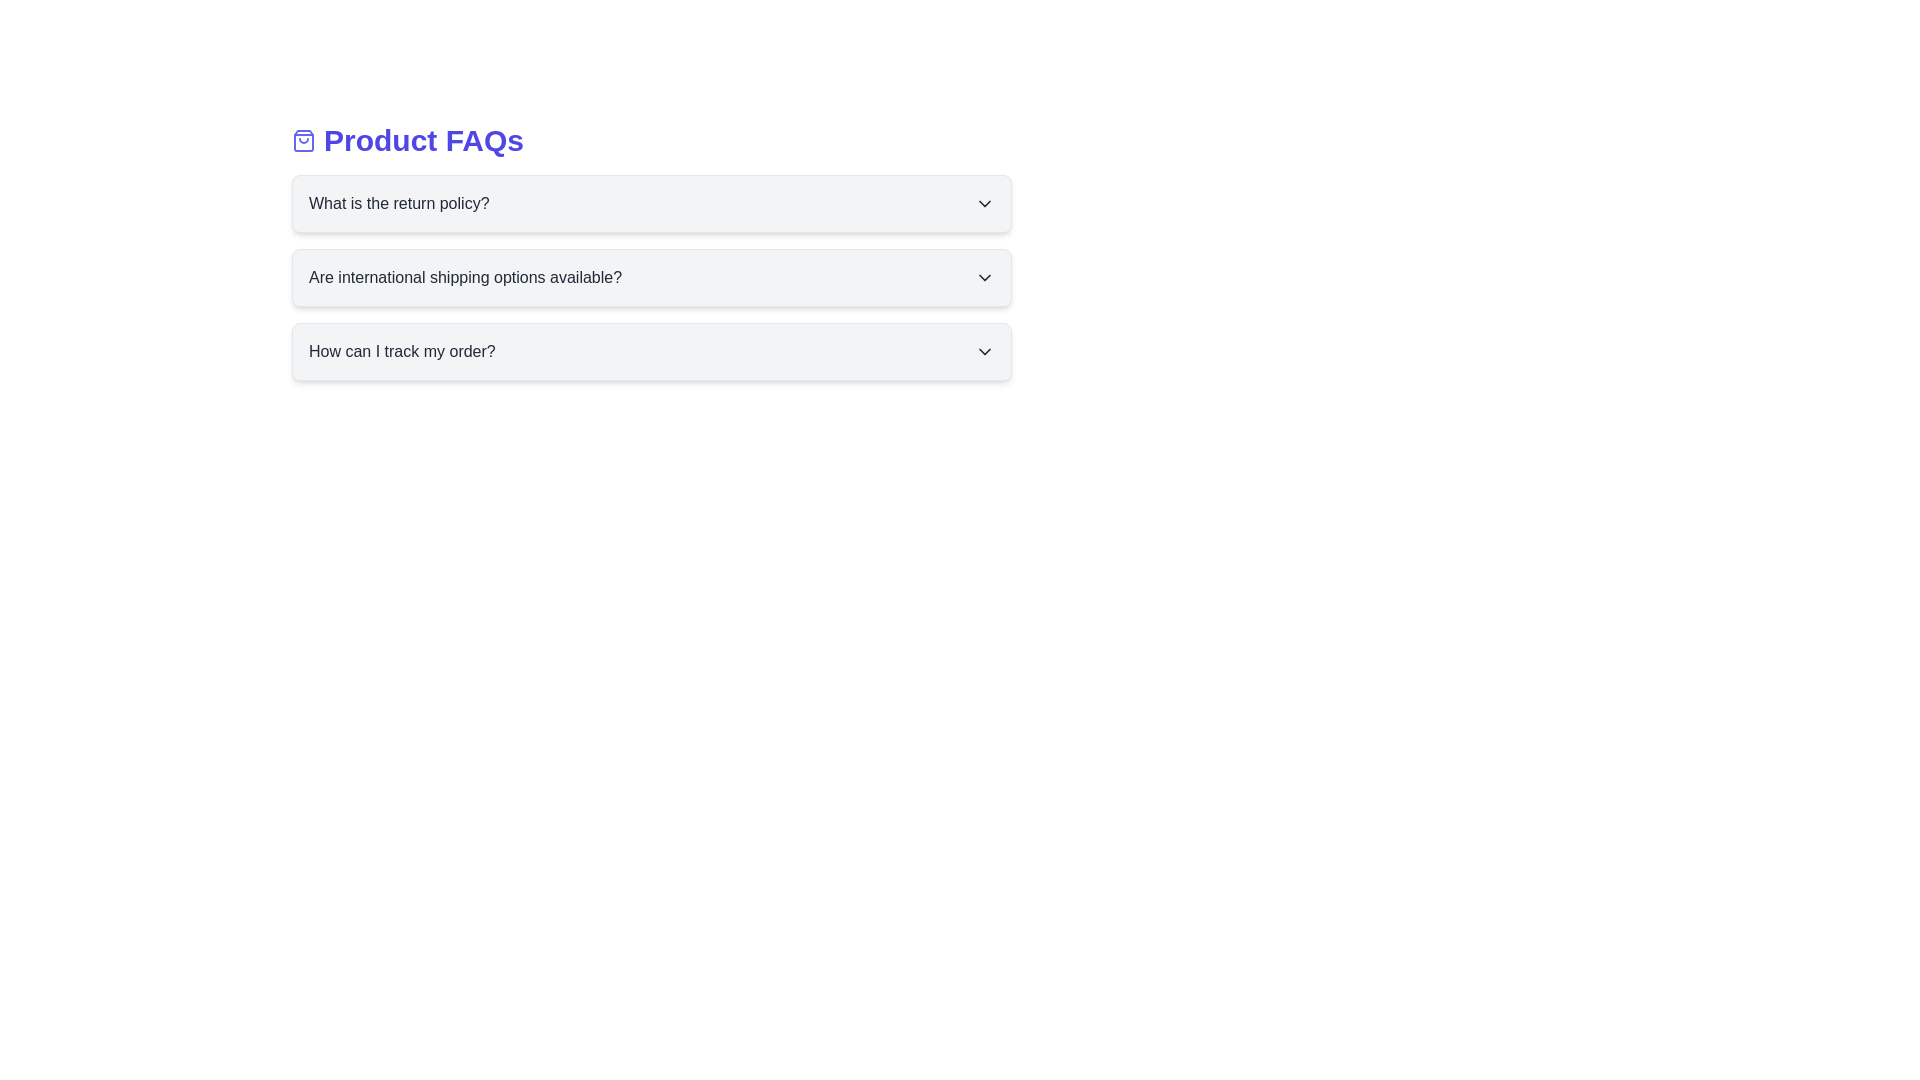  What do you see at coordinates (652, 277) in the screenshot?
I see `the button labeled 'Are international shipping options available?' located in the 'Product FAQs' section` at bounding box center [652, 277].